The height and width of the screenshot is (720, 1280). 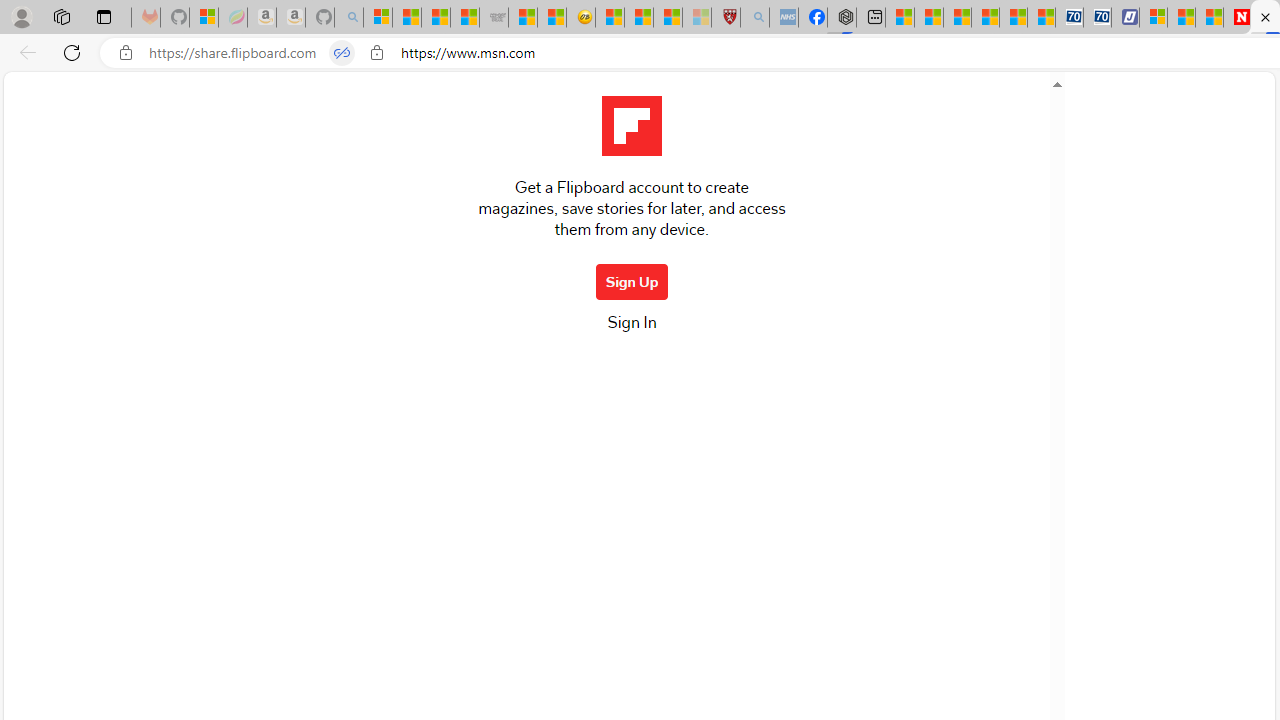 What do you see at coordinates (1068, 17) in the screenshot?
I see `'Cheap Car Rentals - Save70.com'` at bounding box center [1068, 17].